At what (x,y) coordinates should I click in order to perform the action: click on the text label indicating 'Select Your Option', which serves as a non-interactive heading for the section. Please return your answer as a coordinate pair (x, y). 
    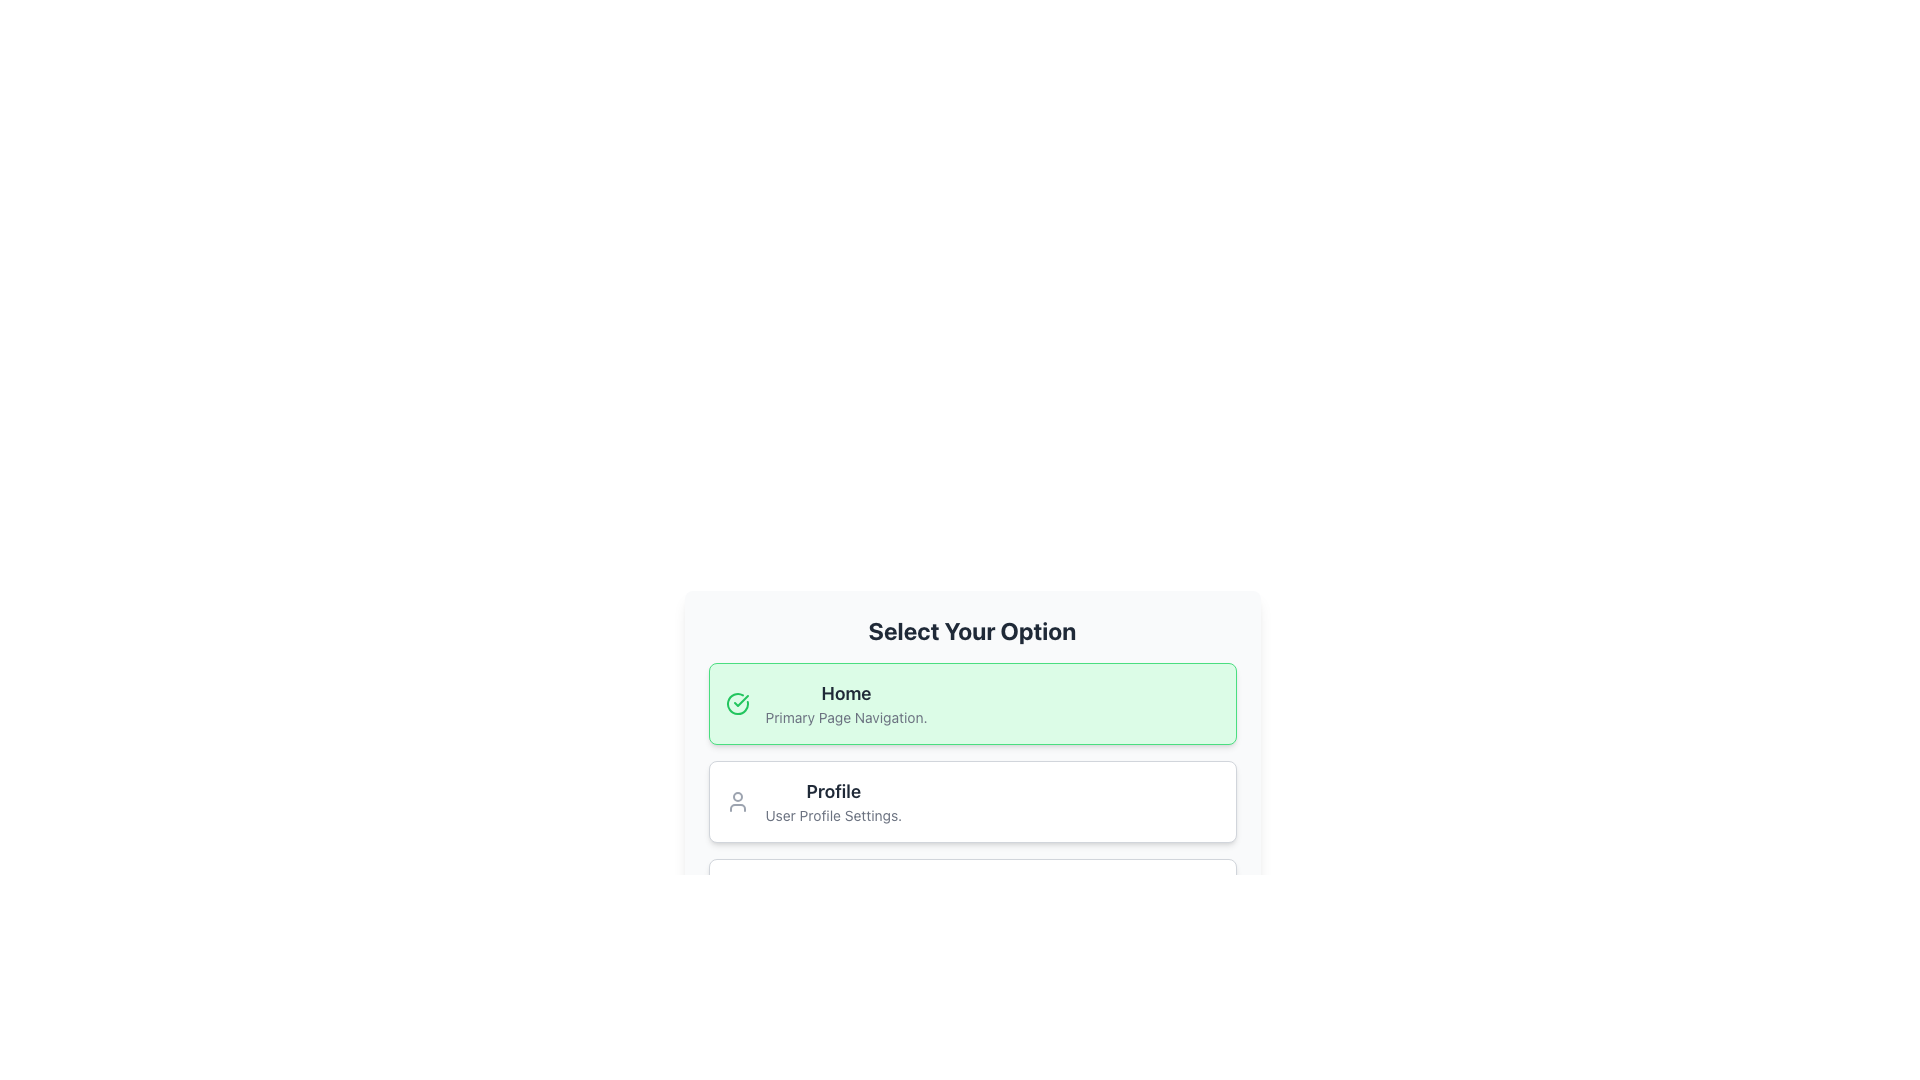
    Looking at the image, I should click on (846, 693).